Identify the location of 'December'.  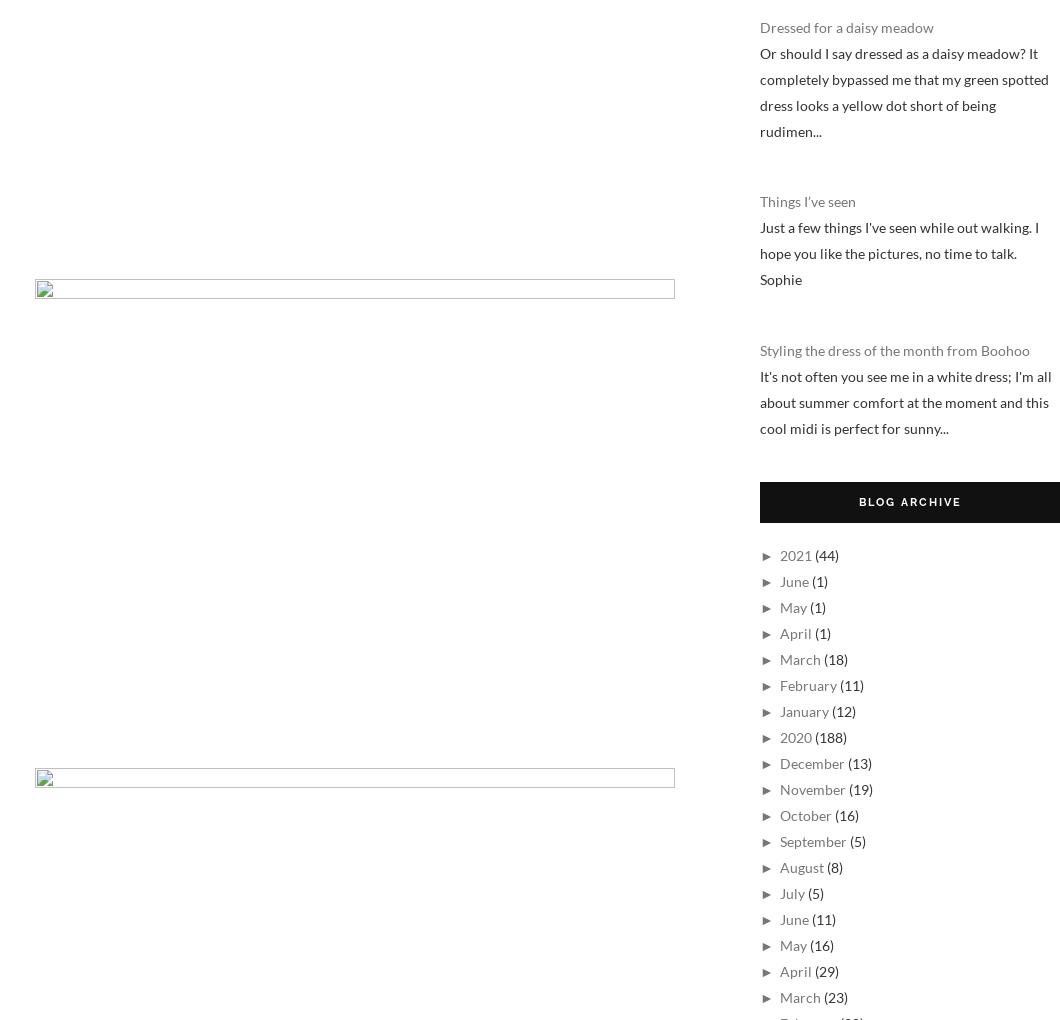
(811, 763).